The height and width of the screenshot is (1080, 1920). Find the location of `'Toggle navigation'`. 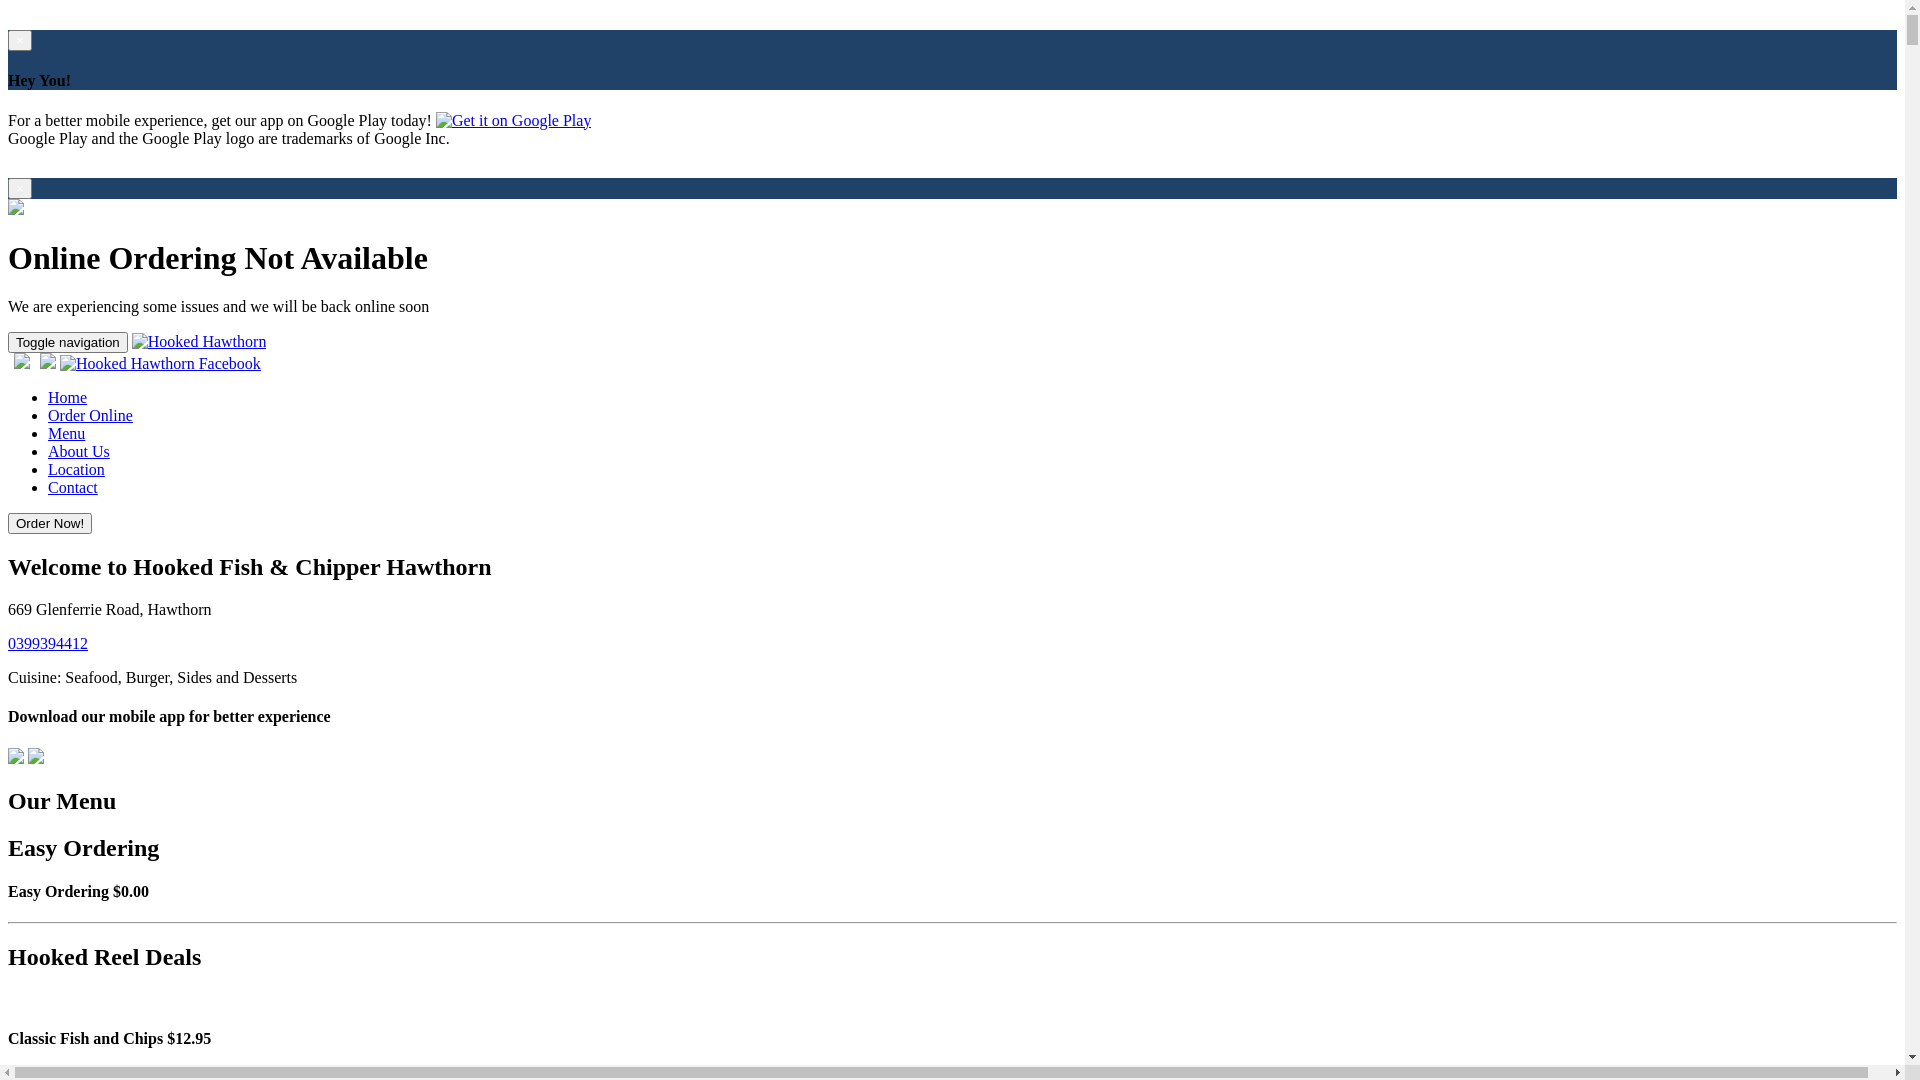

'Toggle navigation' is located at coordinates (67, 341).